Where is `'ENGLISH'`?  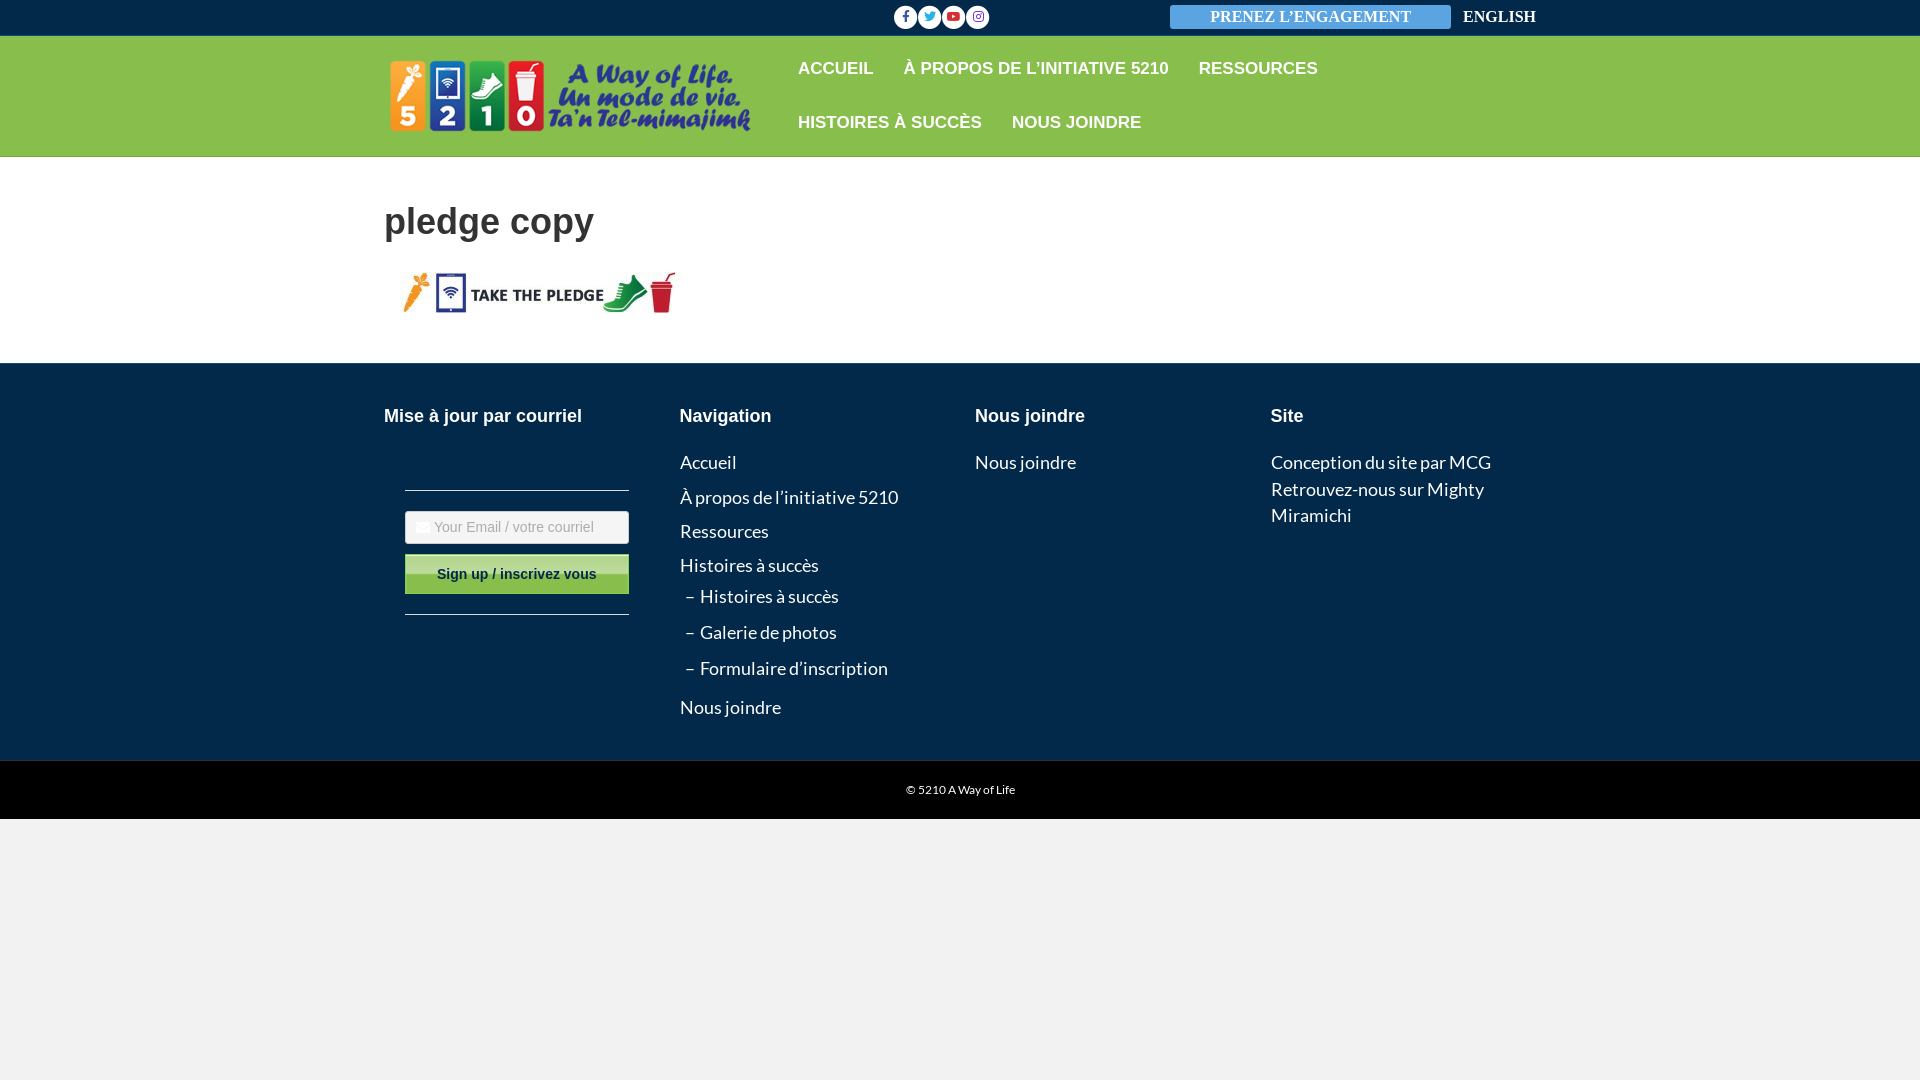 'ENGLISH' is located at coordinates (1499, 17).